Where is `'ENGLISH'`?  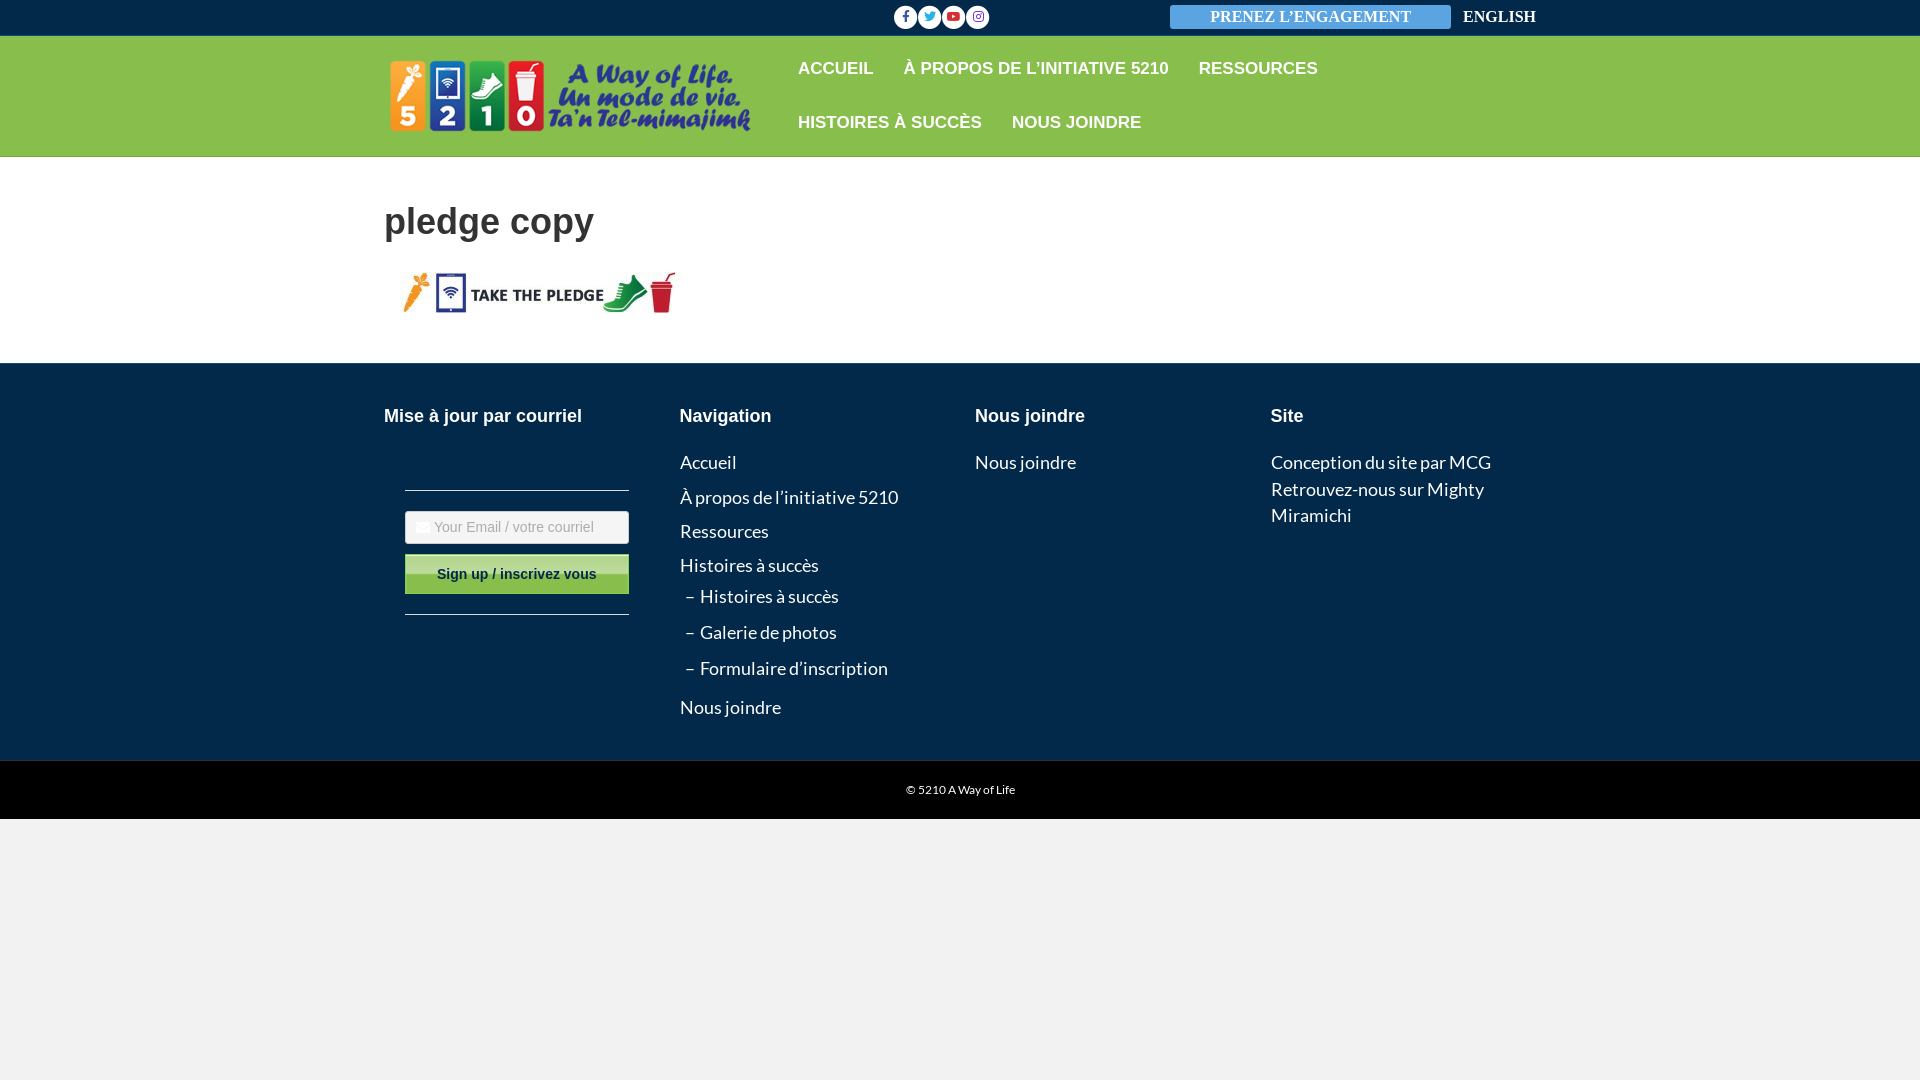 'ENGLISH' is located at coordinates (1499, 17).